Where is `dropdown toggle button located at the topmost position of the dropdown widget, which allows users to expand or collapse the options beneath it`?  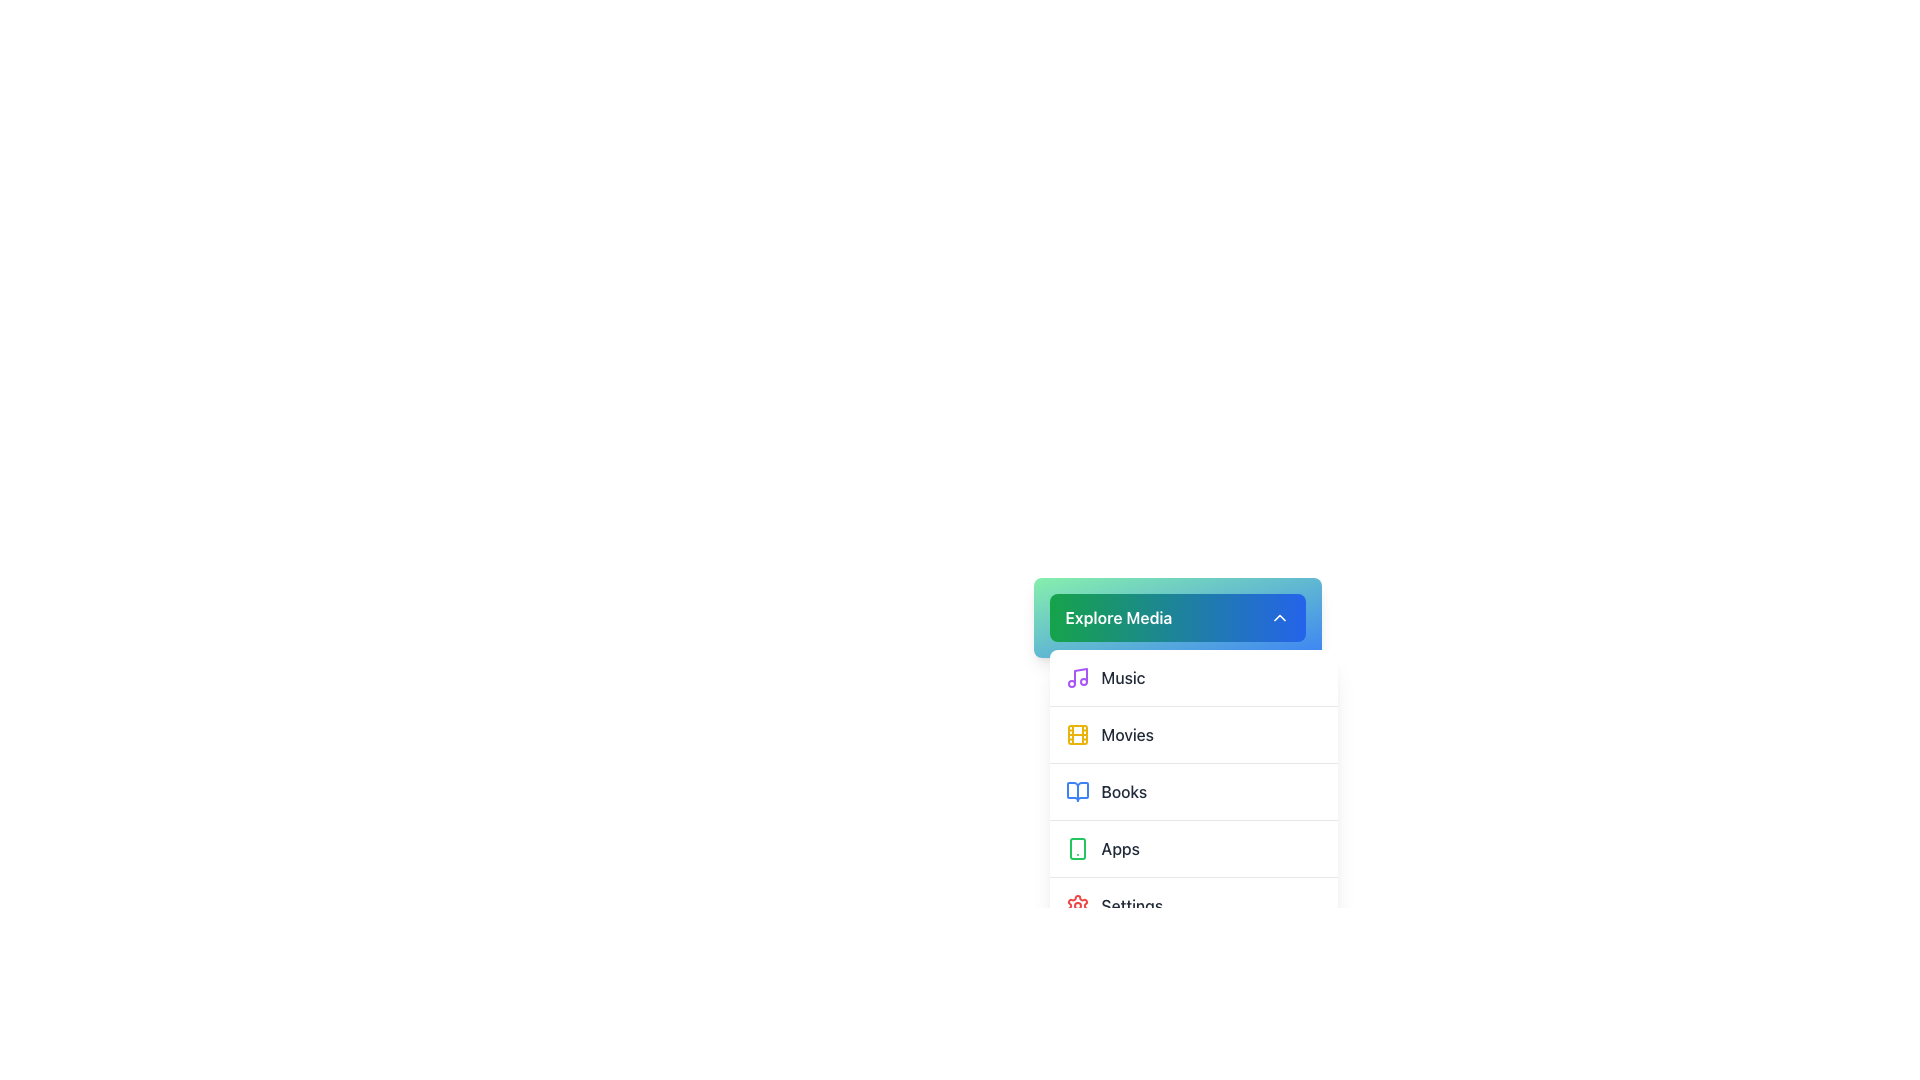
dropdown toggle button located at the topmost position of the dropdown widget, which allows users to expand or collapse the options beneath it is located at coordinates (1177, 616).